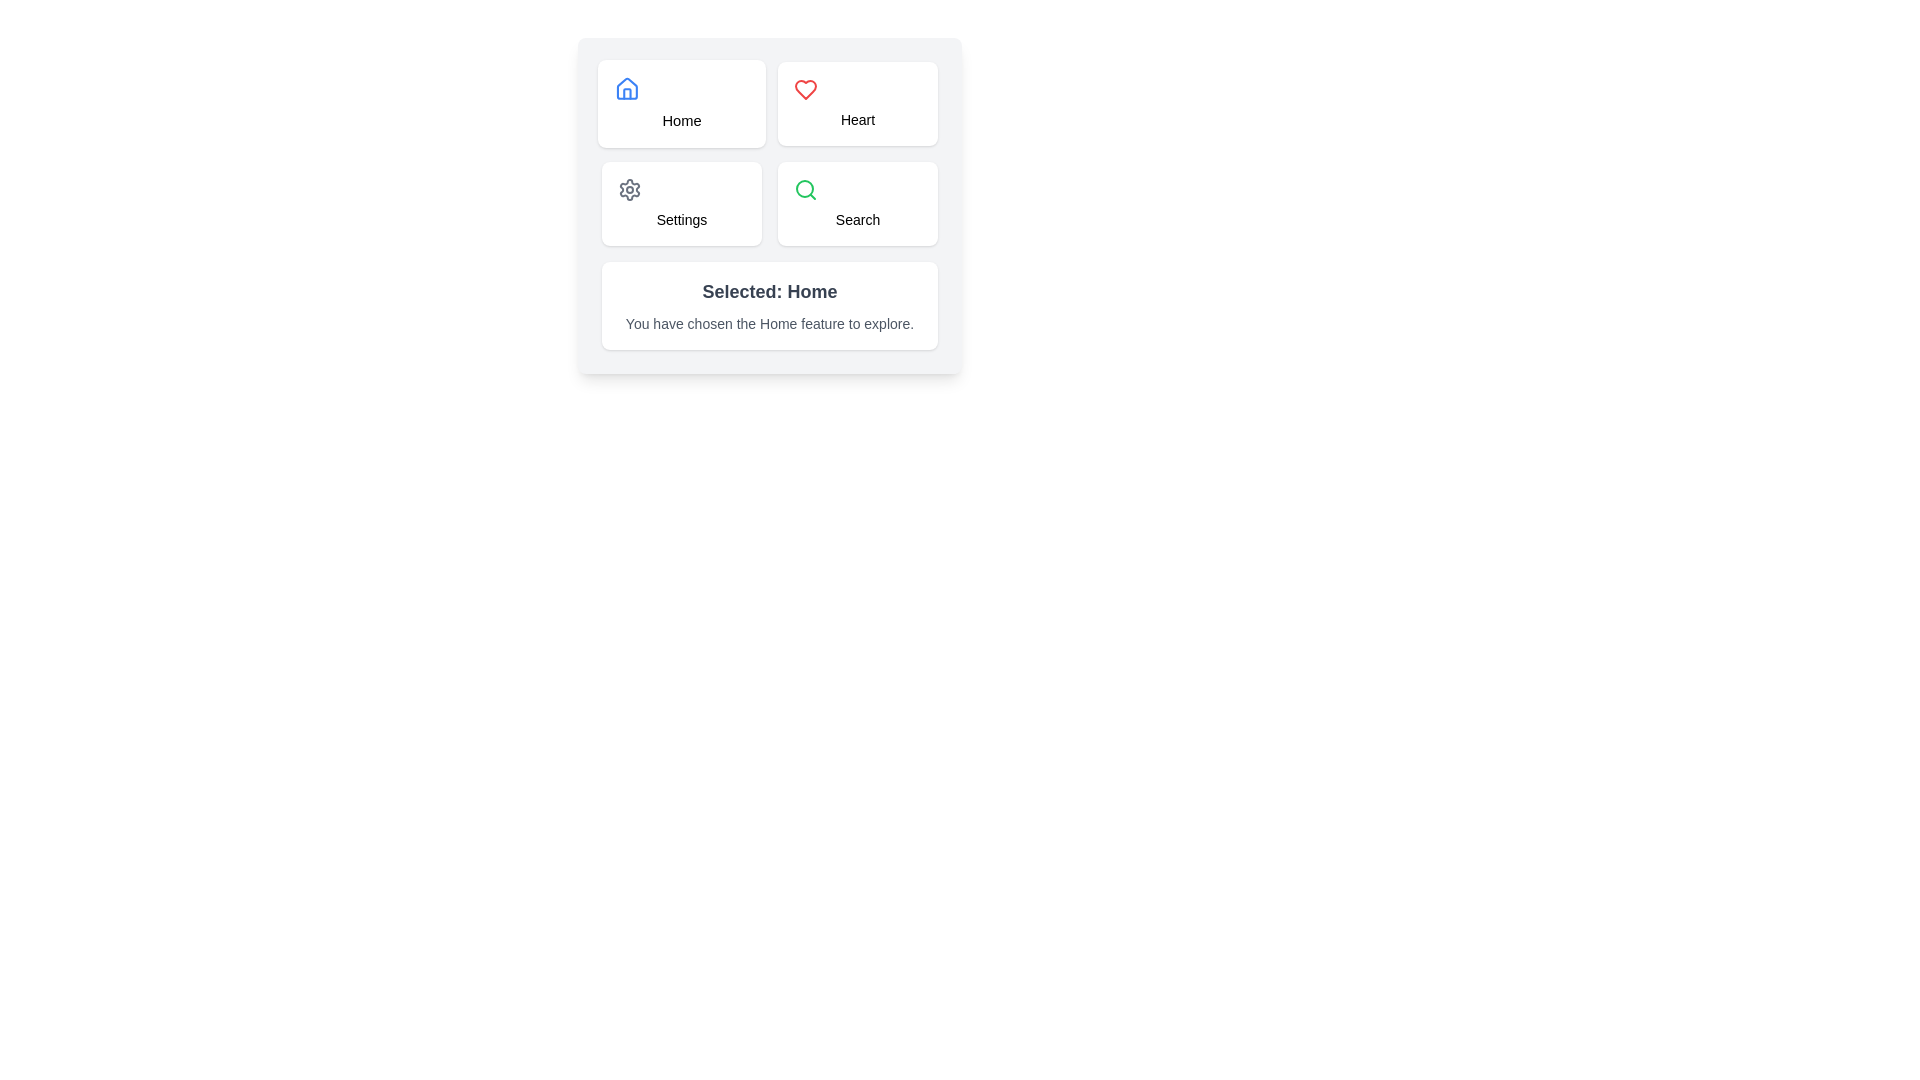 This screenshot has height=1080, width=1920. I want to click on the 'Settings' button located at the bottom-left corner of the grid layout, so click(681, 204).